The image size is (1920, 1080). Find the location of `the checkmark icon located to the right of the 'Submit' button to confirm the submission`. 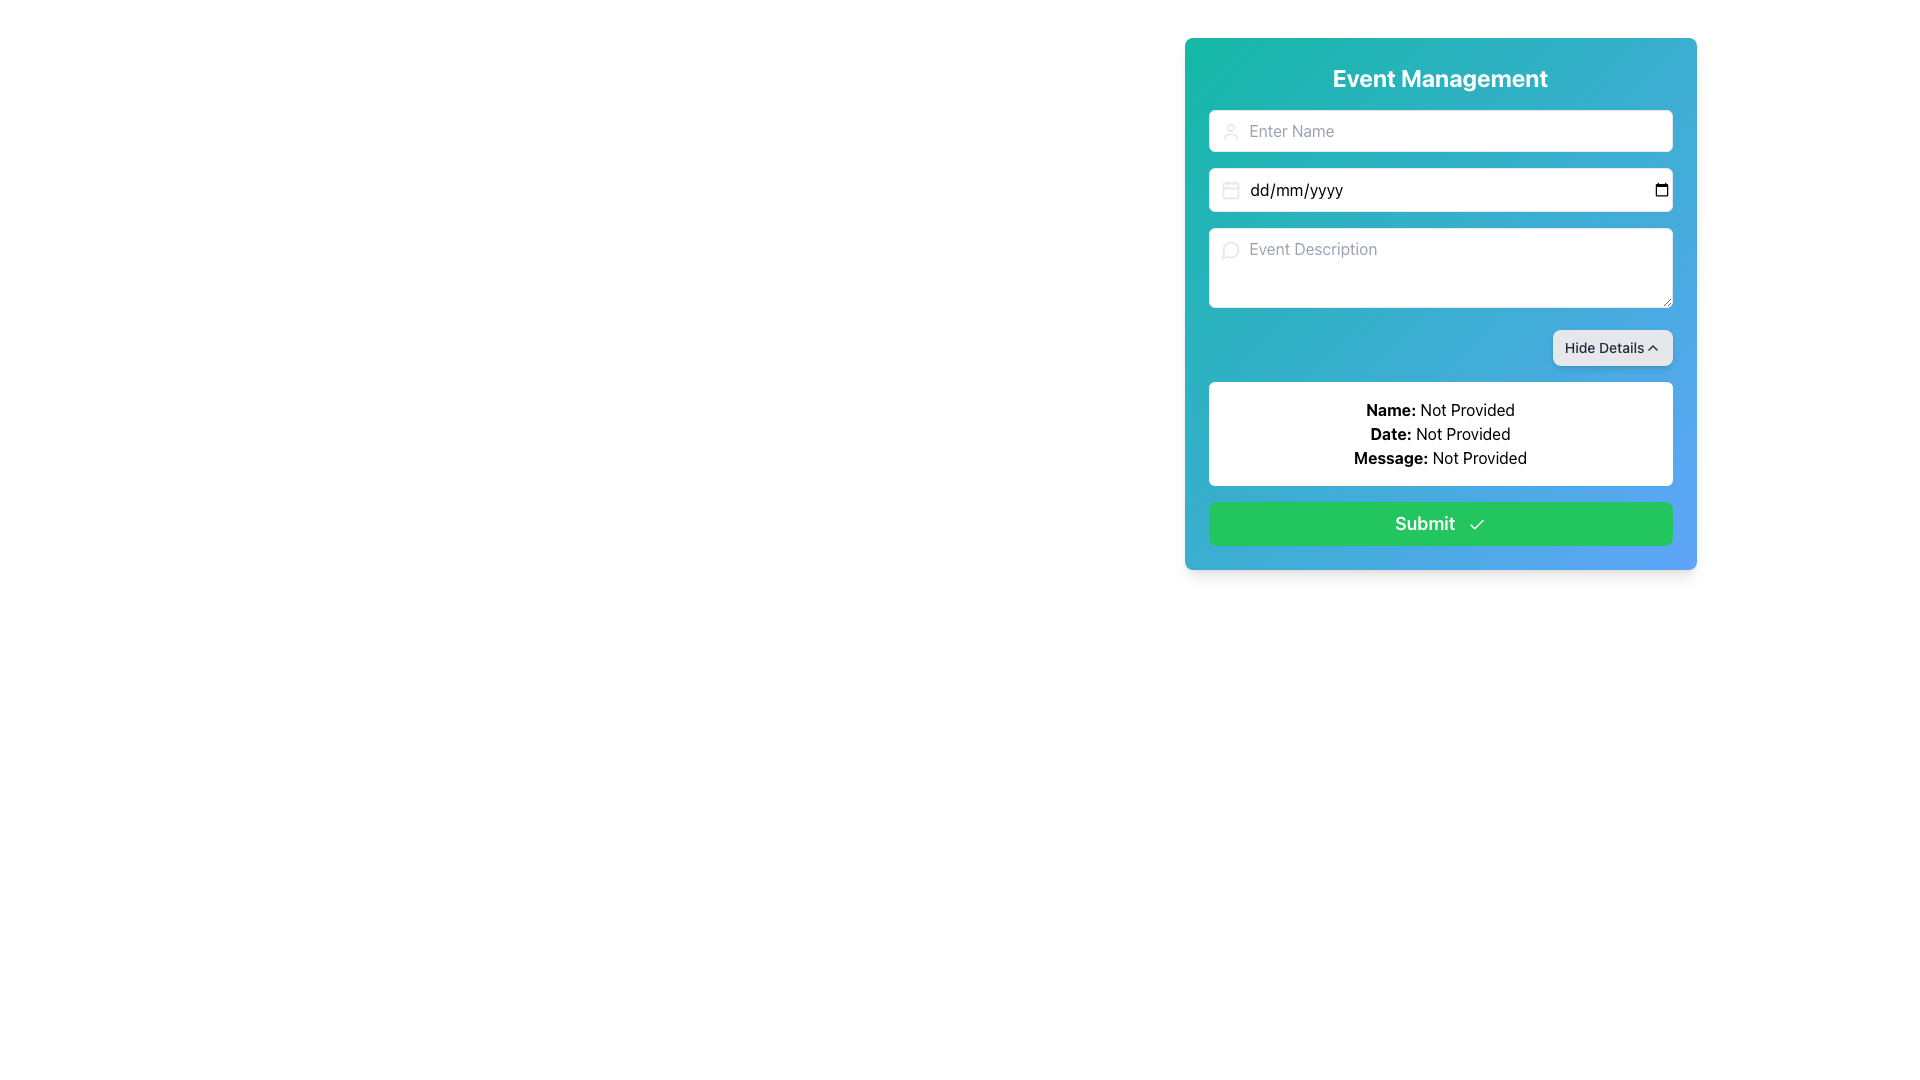

the checkmark icon located to the right of the 'Submit' button to confirm the submission is located at coordinates (1476, 524).